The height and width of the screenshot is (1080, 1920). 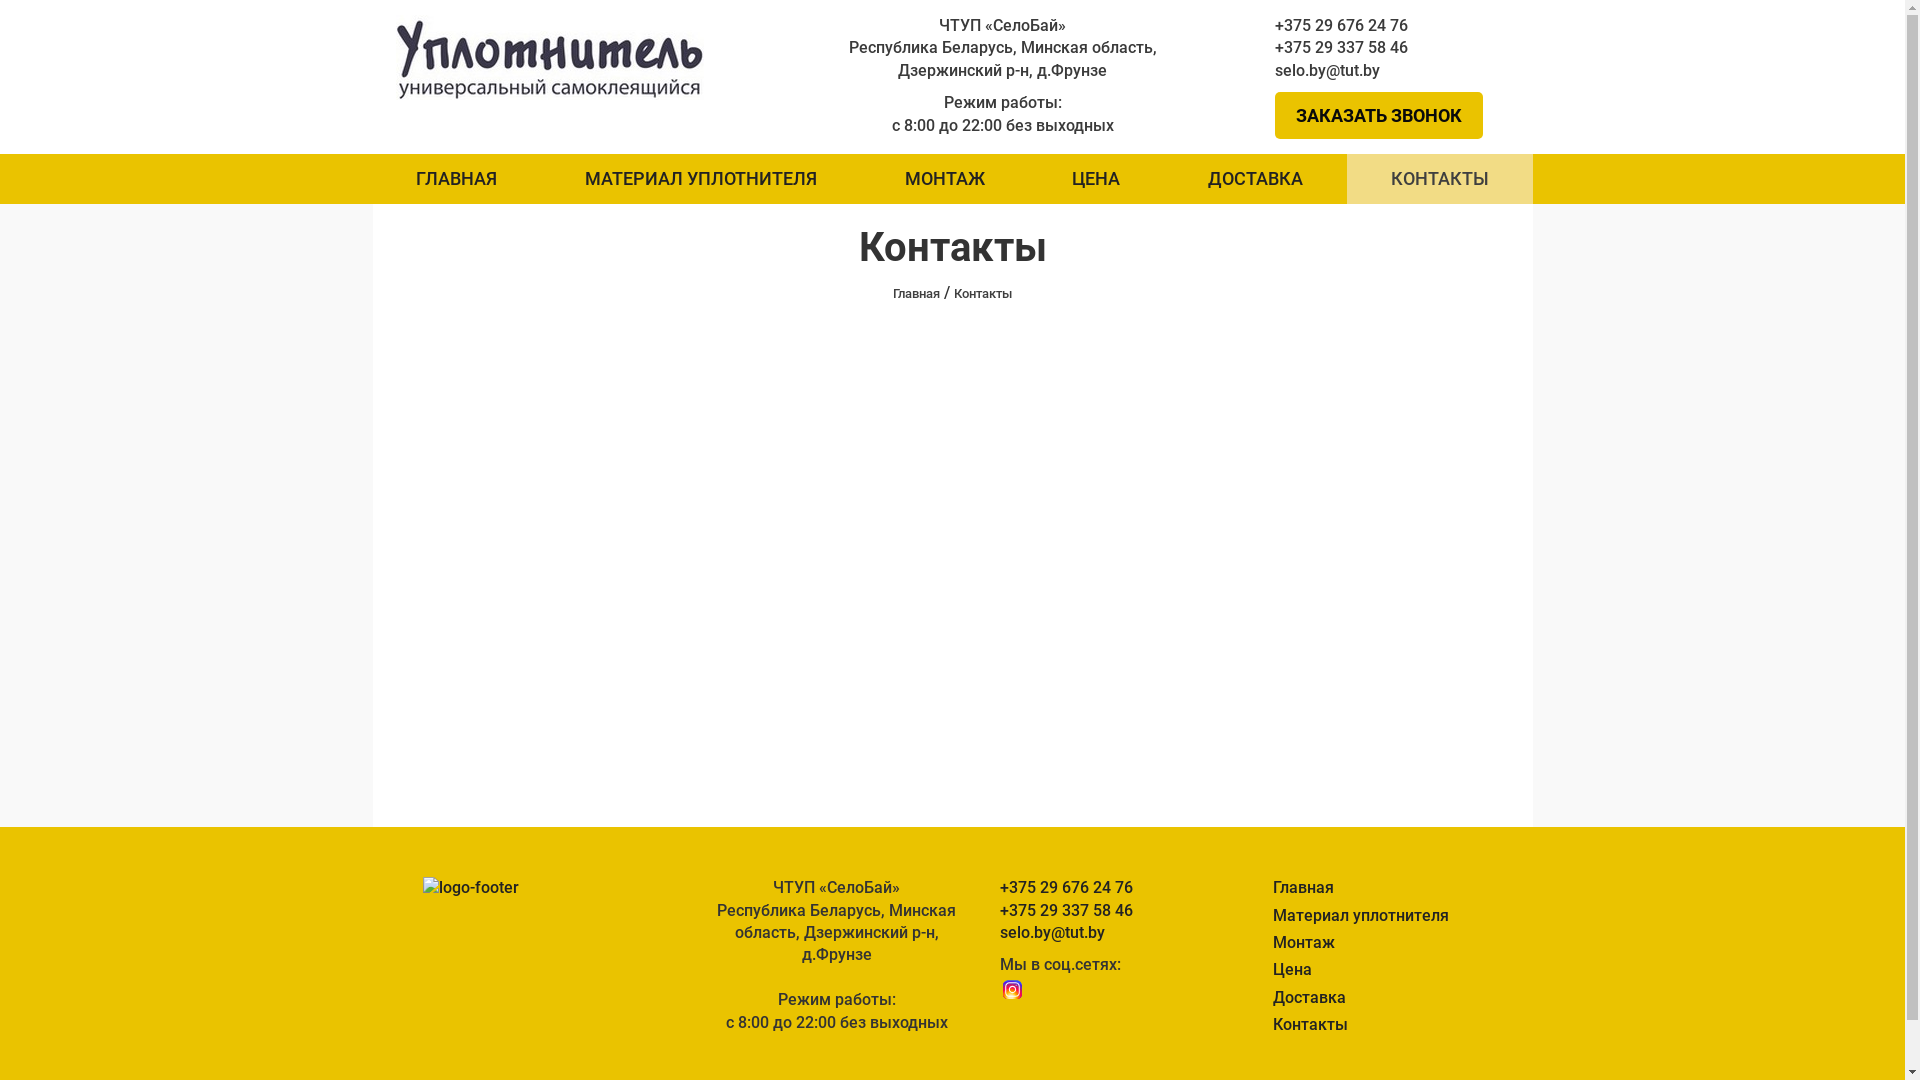 What do you see at coordinates (1098, 933) in the screenshot?
I see `'selo.by@tut.by'` at bounding box center [1098, 933].